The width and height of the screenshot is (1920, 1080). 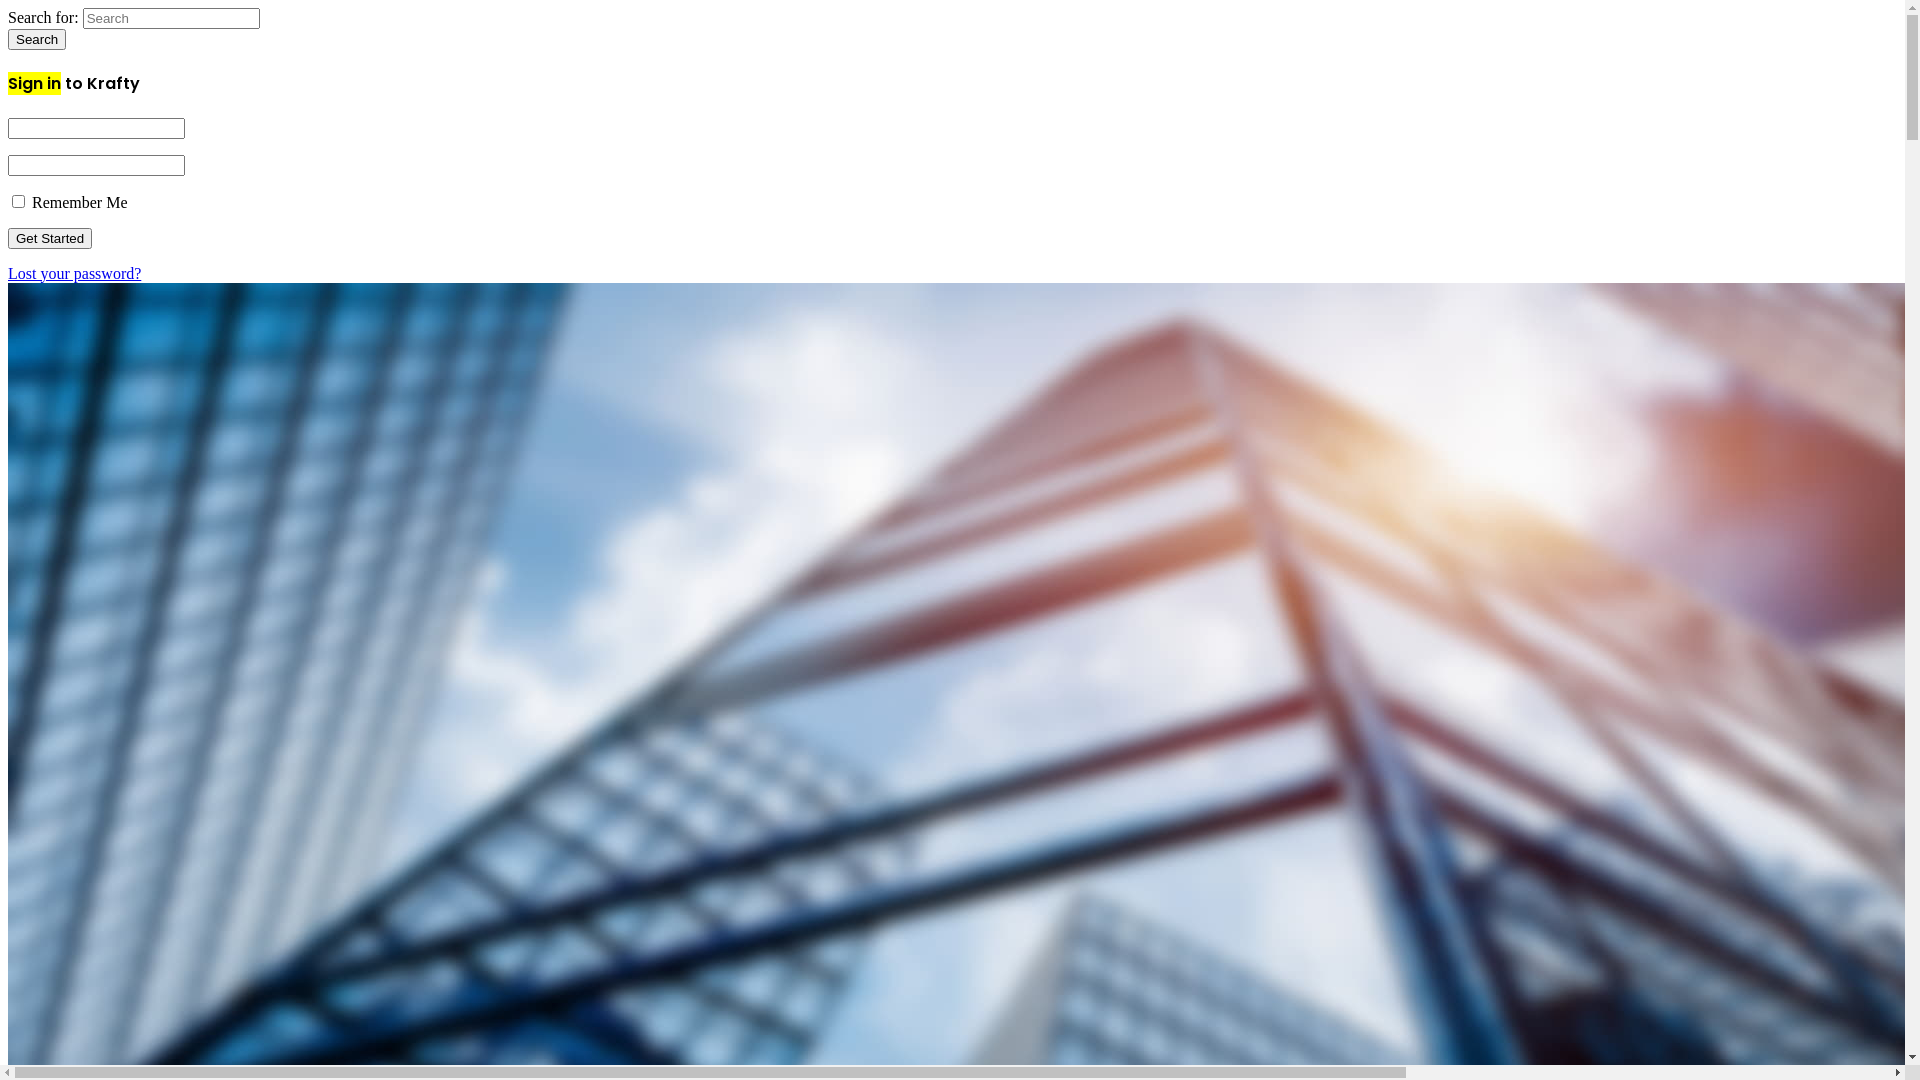 What do you see at coordinates (8, 39) in the screenshot?
I see `'Search'` at bounding box center [8, 39].